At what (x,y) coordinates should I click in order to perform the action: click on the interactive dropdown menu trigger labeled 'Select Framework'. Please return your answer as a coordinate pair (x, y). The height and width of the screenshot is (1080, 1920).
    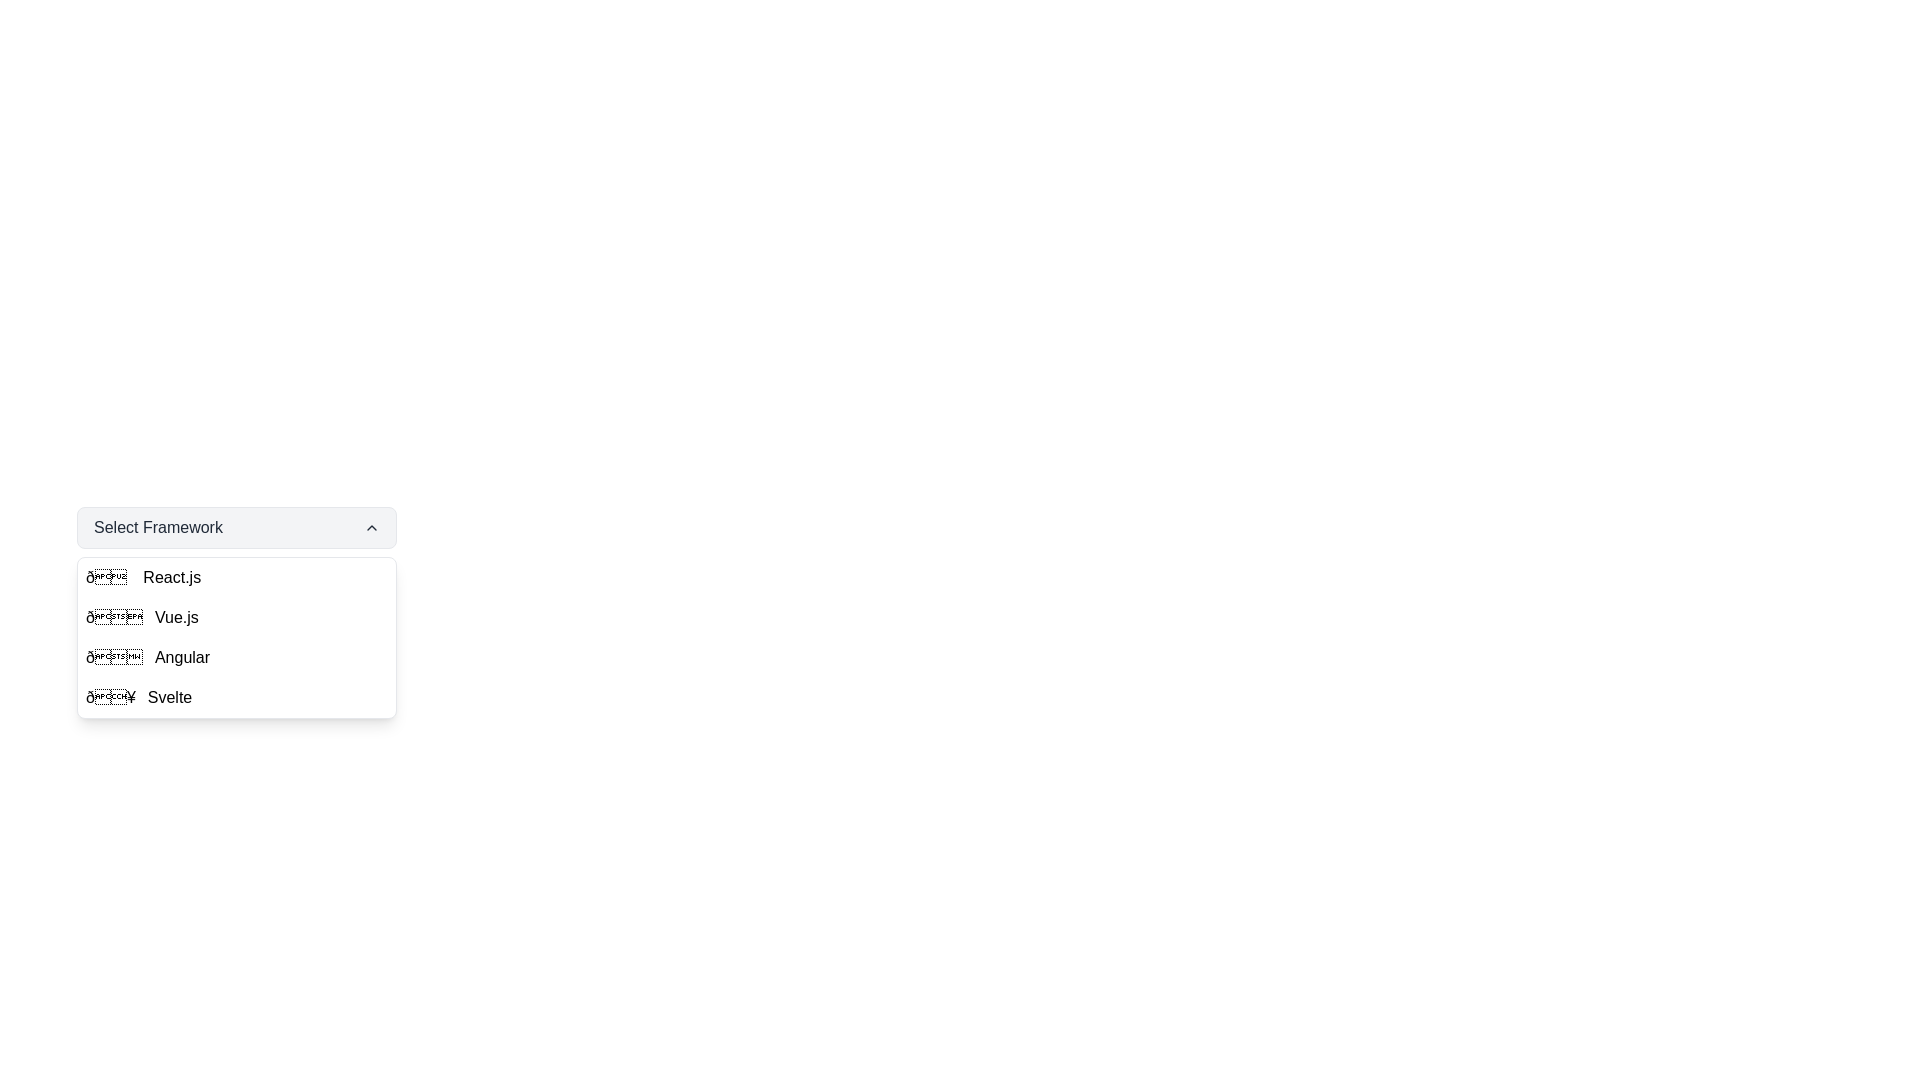
    Looking at the image, I should click on (236, 527).